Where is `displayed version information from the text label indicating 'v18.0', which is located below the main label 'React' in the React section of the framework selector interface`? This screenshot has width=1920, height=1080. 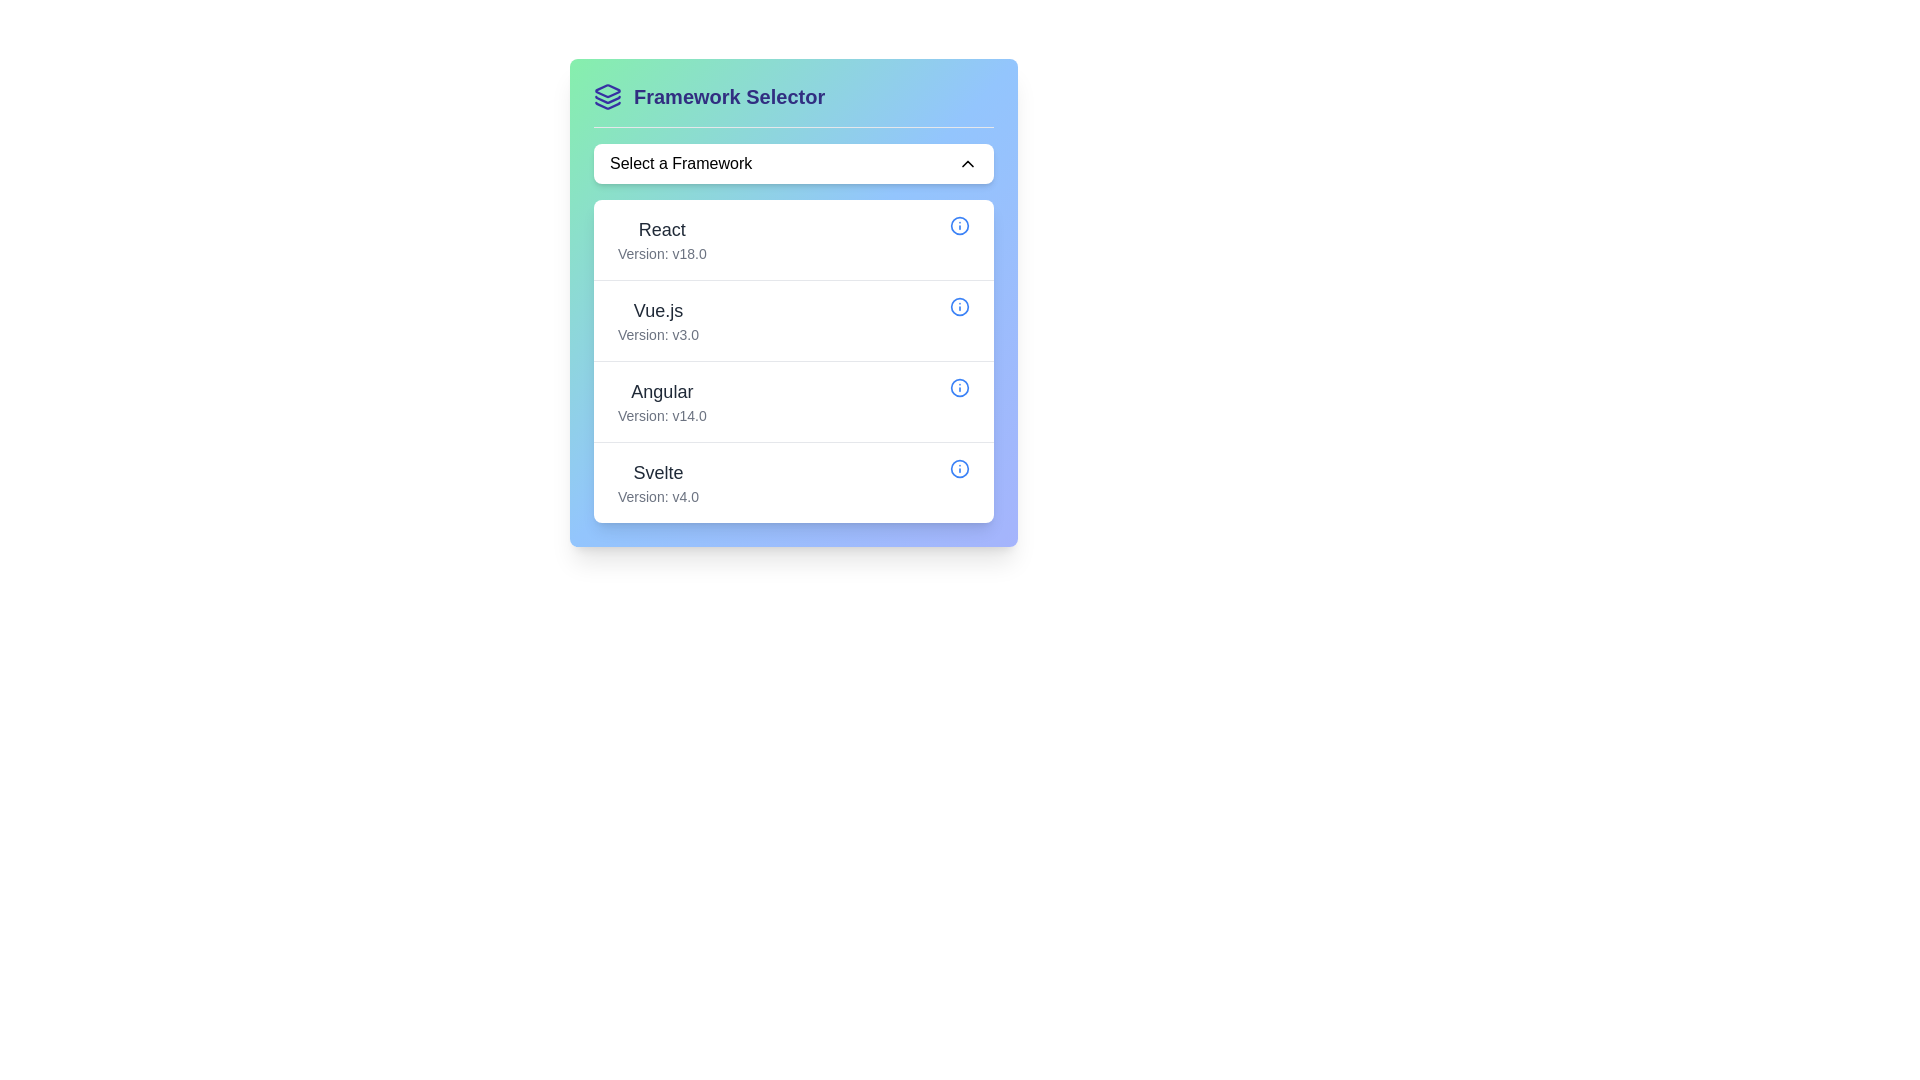
displayed version information from the text label indicating 'v18.0', which is located below the main label 'React' in the React section of the framework selector interface is located at coordinates (662, 253).